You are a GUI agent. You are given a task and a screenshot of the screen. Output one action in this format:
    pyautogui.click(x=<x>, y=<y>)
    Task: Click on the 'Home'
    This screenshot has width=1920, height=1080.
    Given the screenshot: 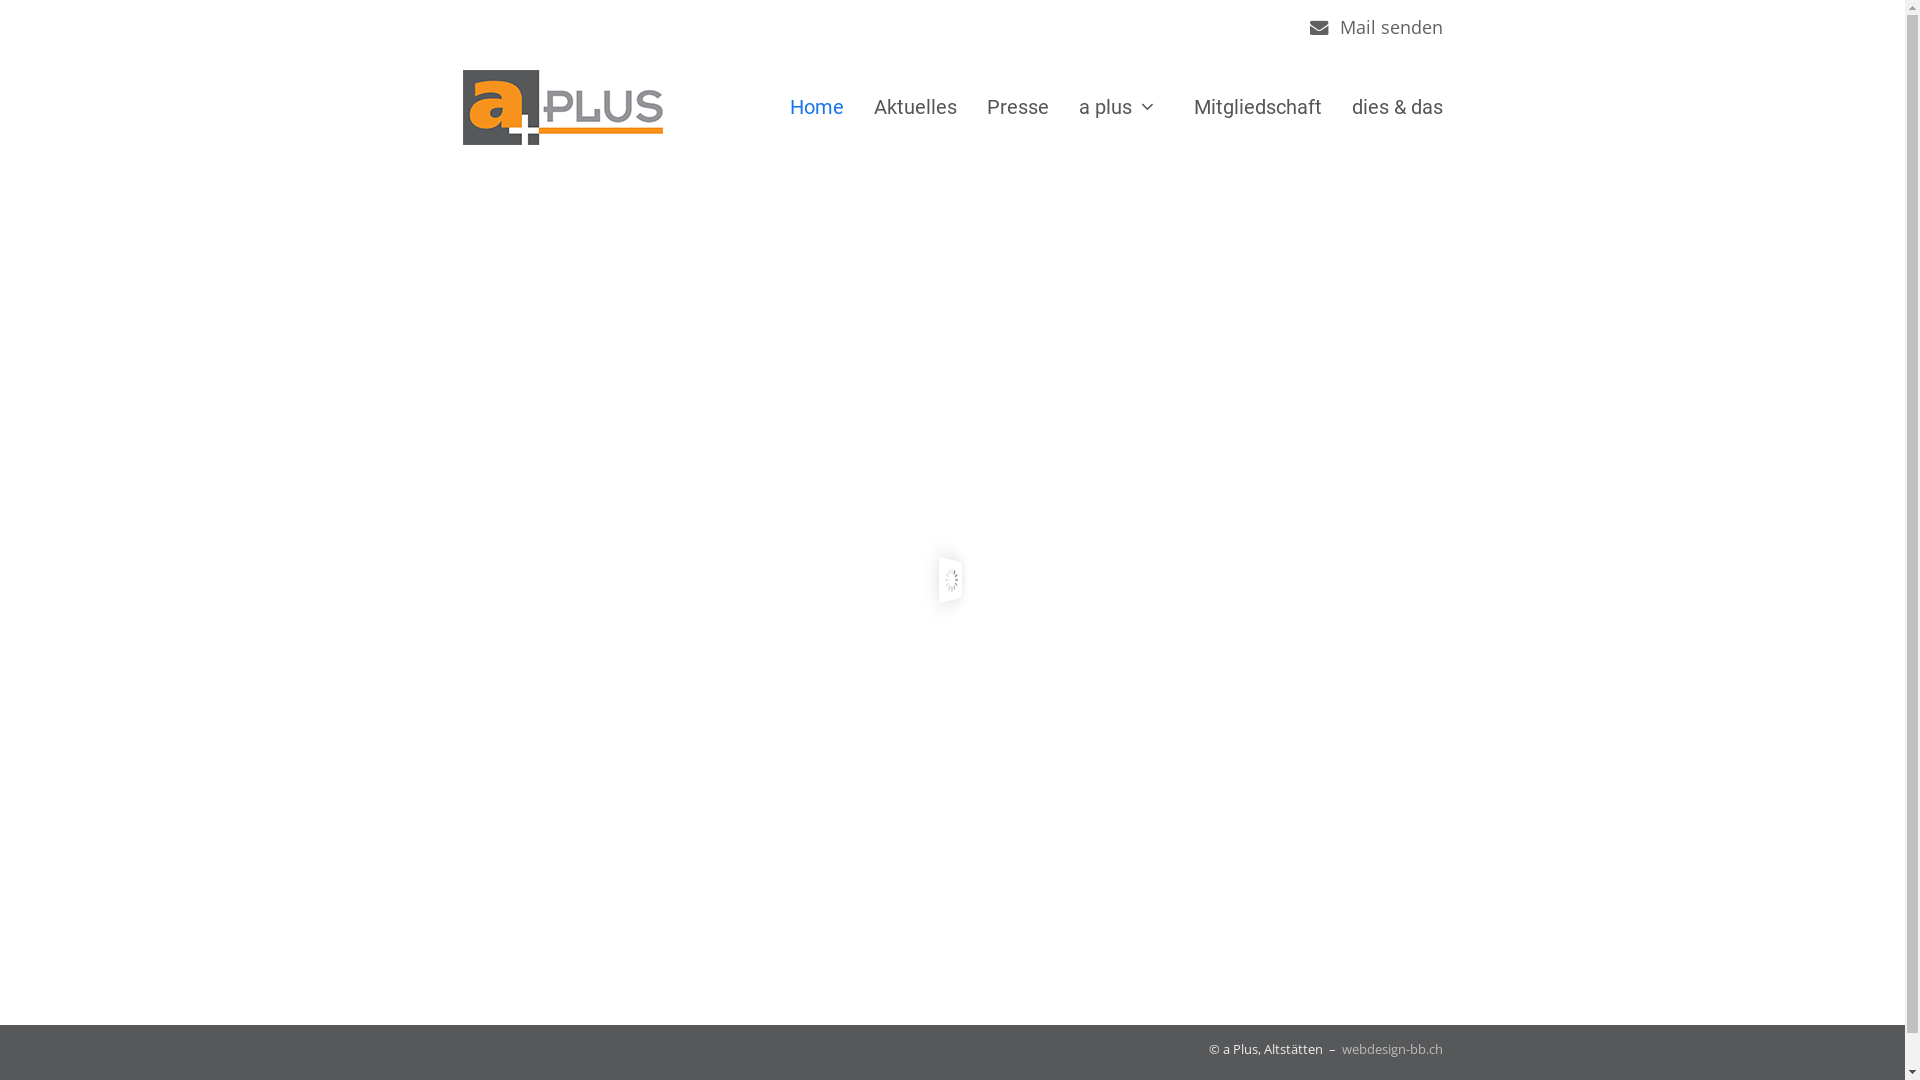 What is the action you would take?
    pyautogui.click(x=816, y=107)
    